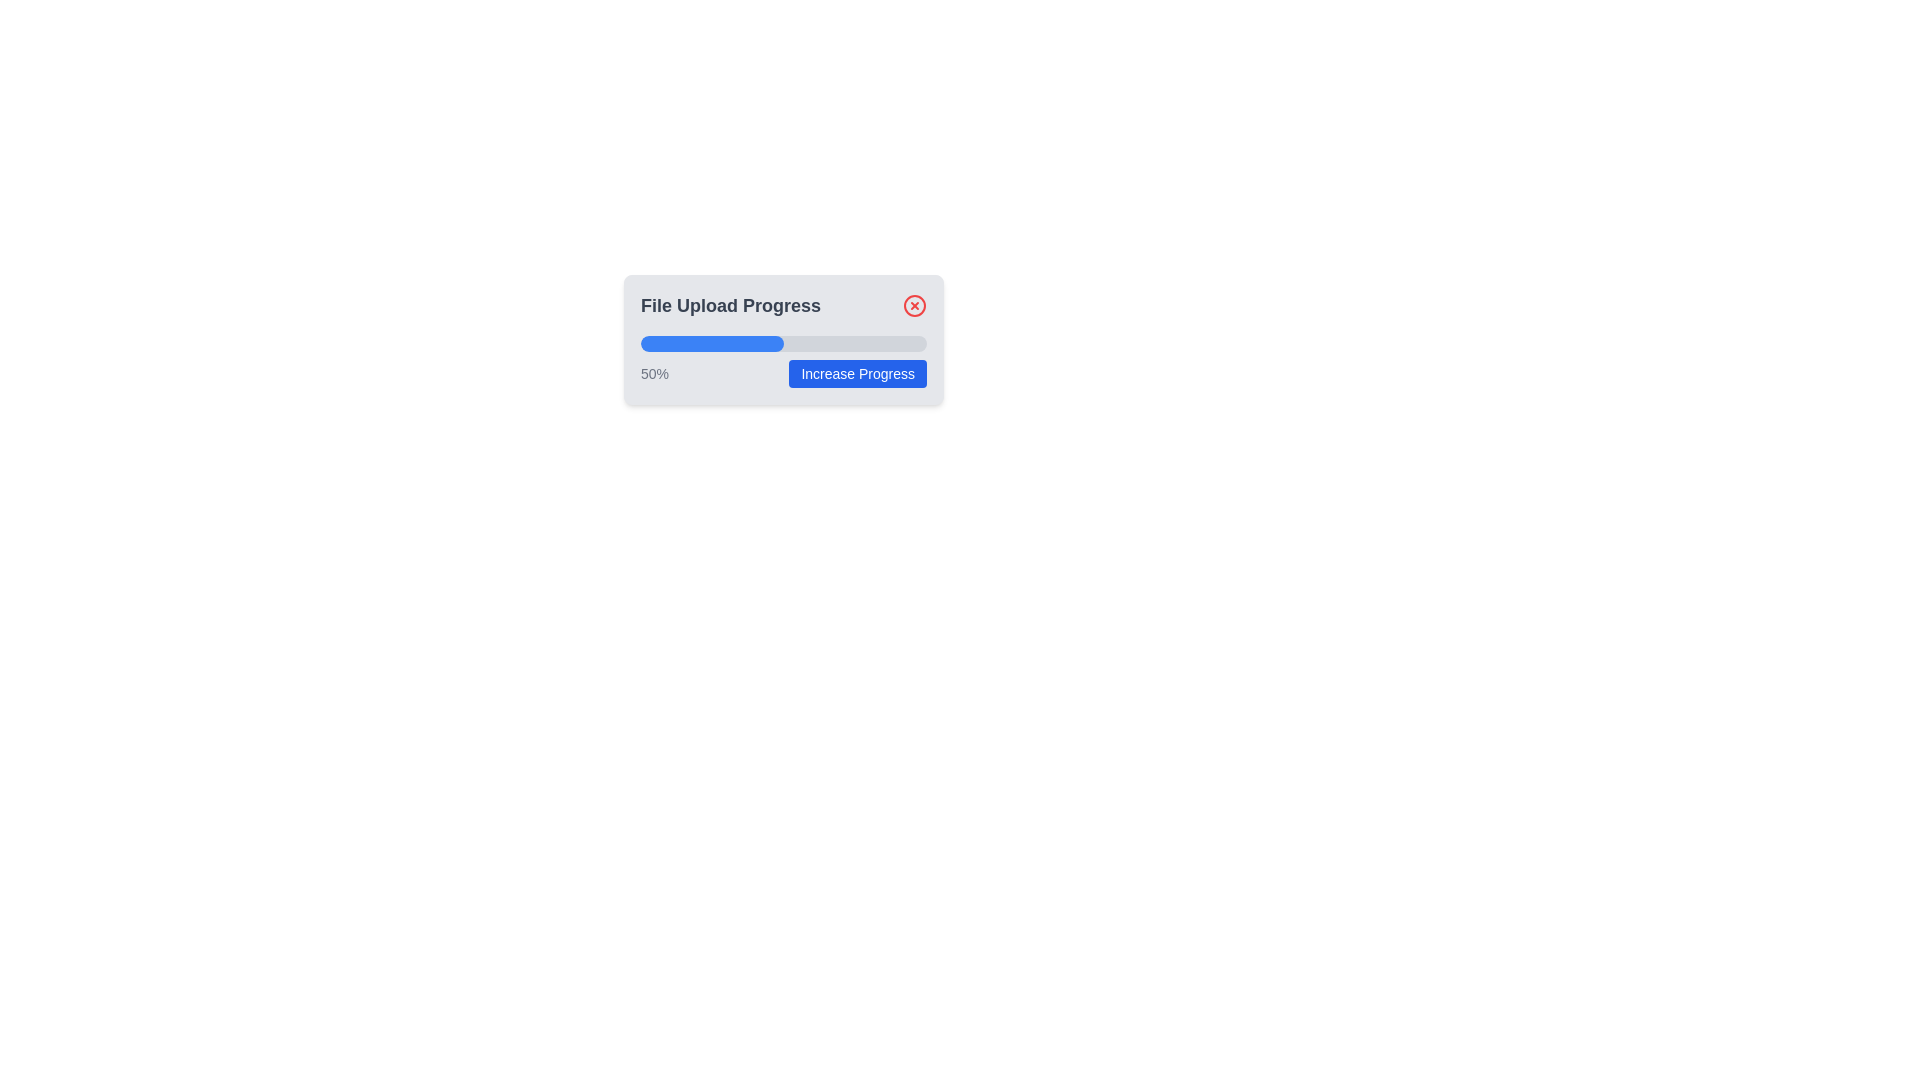 The image size is (1920, 1080). I want to click on the progress bar that visually represents a task's completion level, currently showing 50% progress, located within a gray card, so click(782, 342).